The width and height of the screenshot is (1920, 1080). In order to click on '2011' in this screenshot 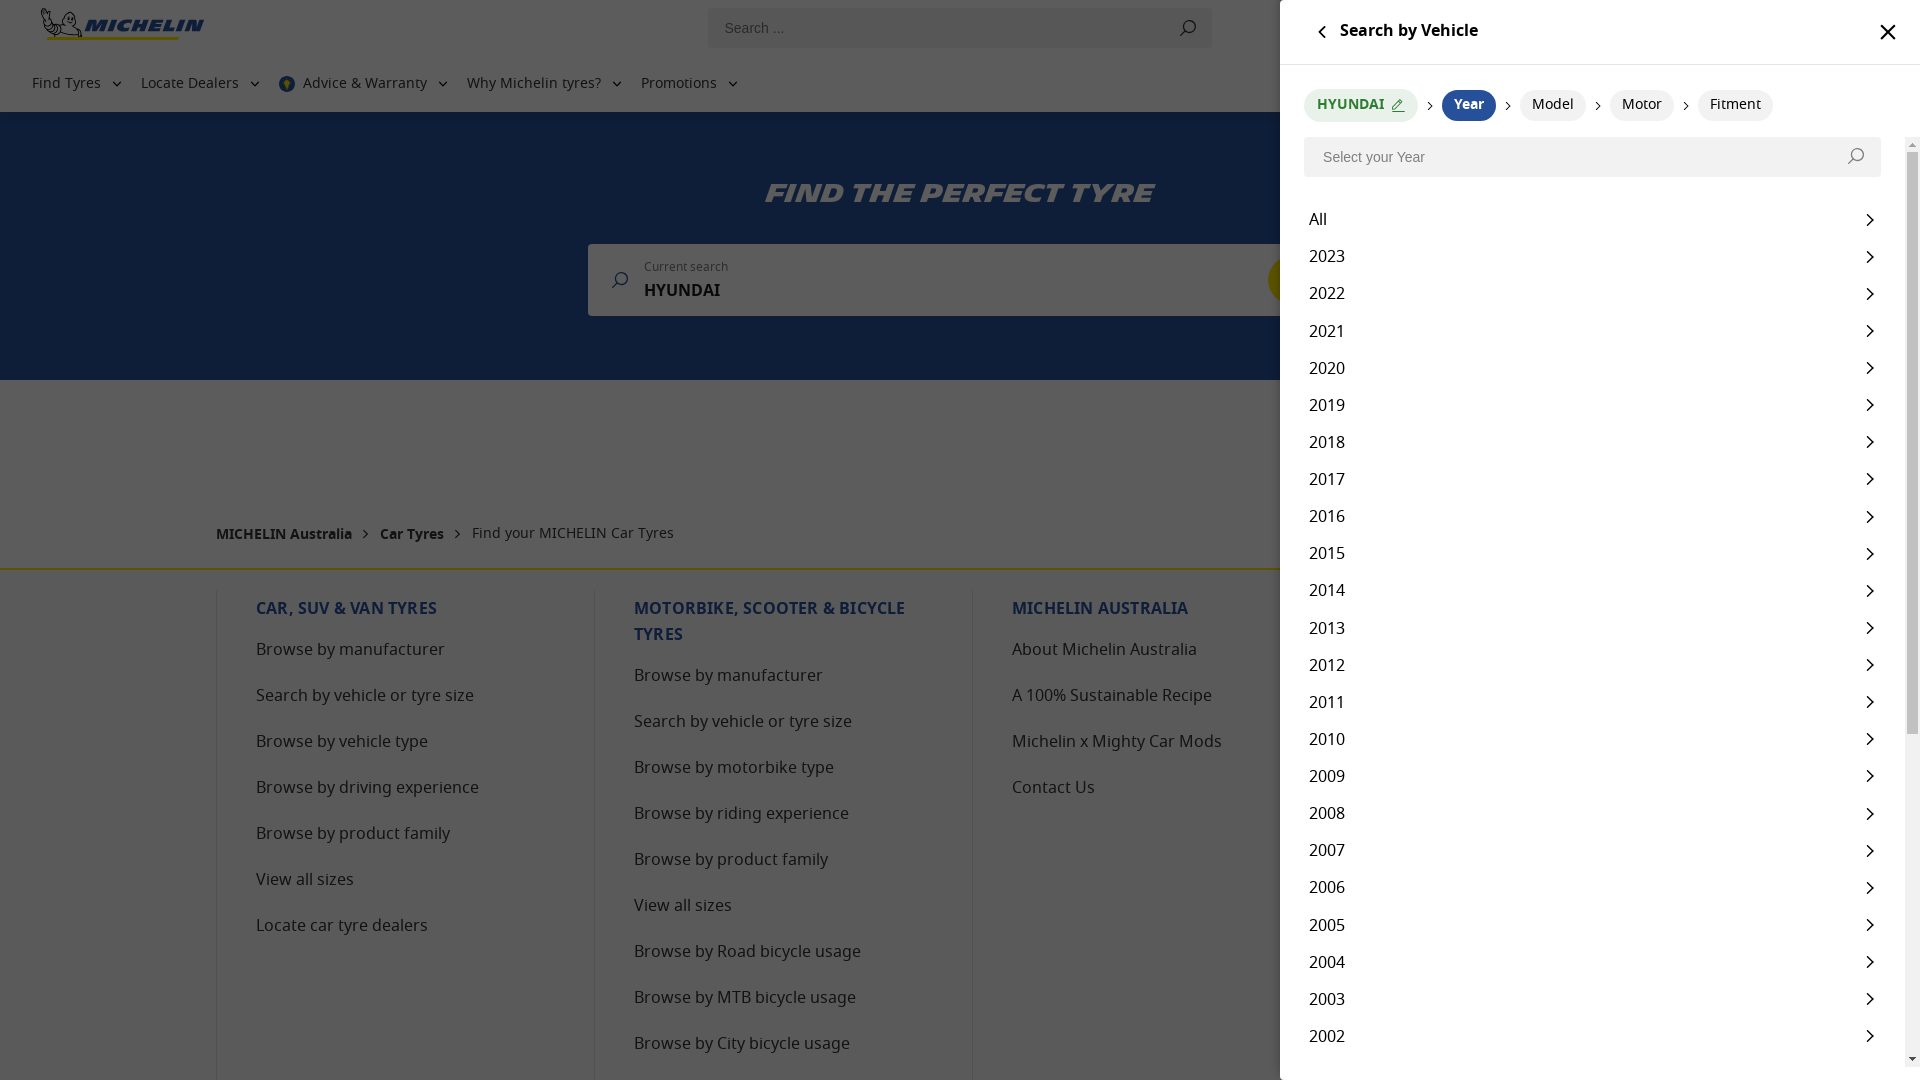, I will do `click(1591, 701)`.